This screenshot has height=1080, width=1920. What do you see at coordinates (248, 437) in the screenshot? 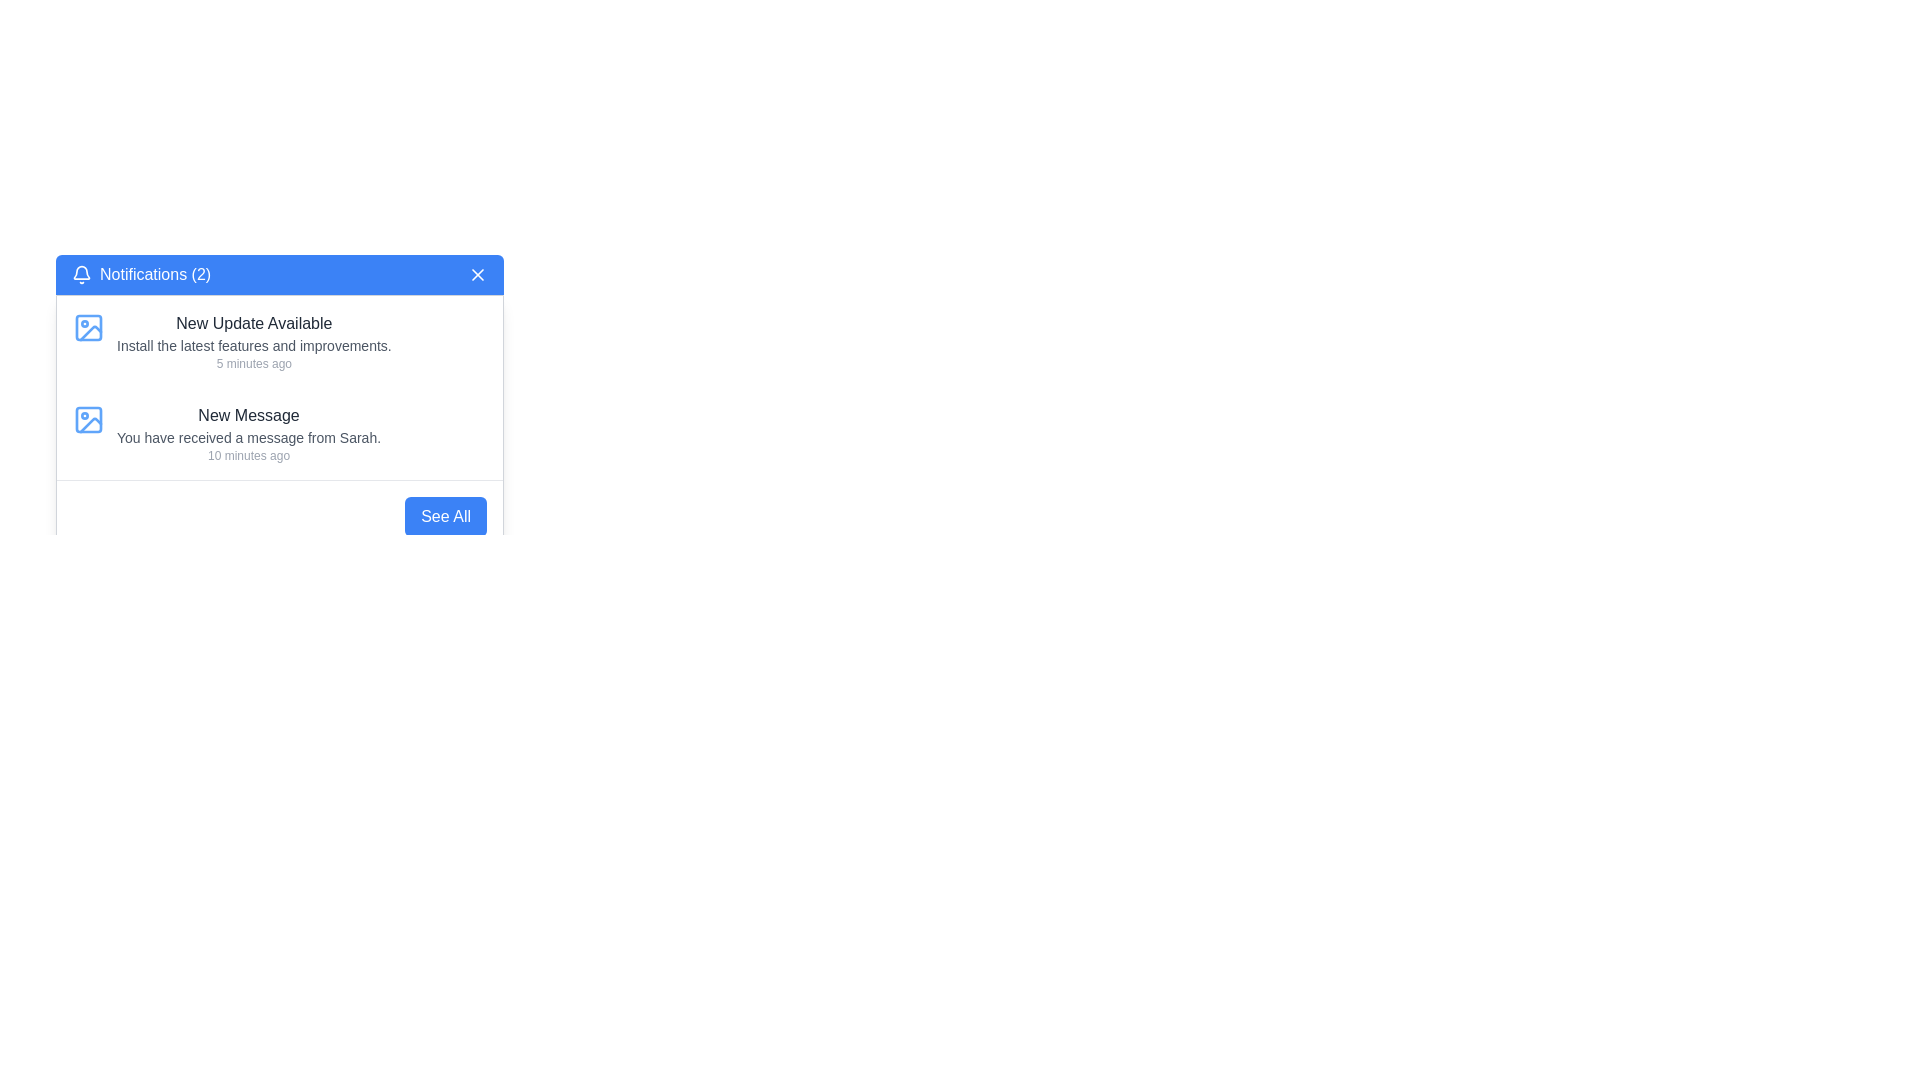
I see `summarized notification message displayed under the 'New Message' element and above the '10 minutes ago' time indicator` at bounding box center [248, 437].